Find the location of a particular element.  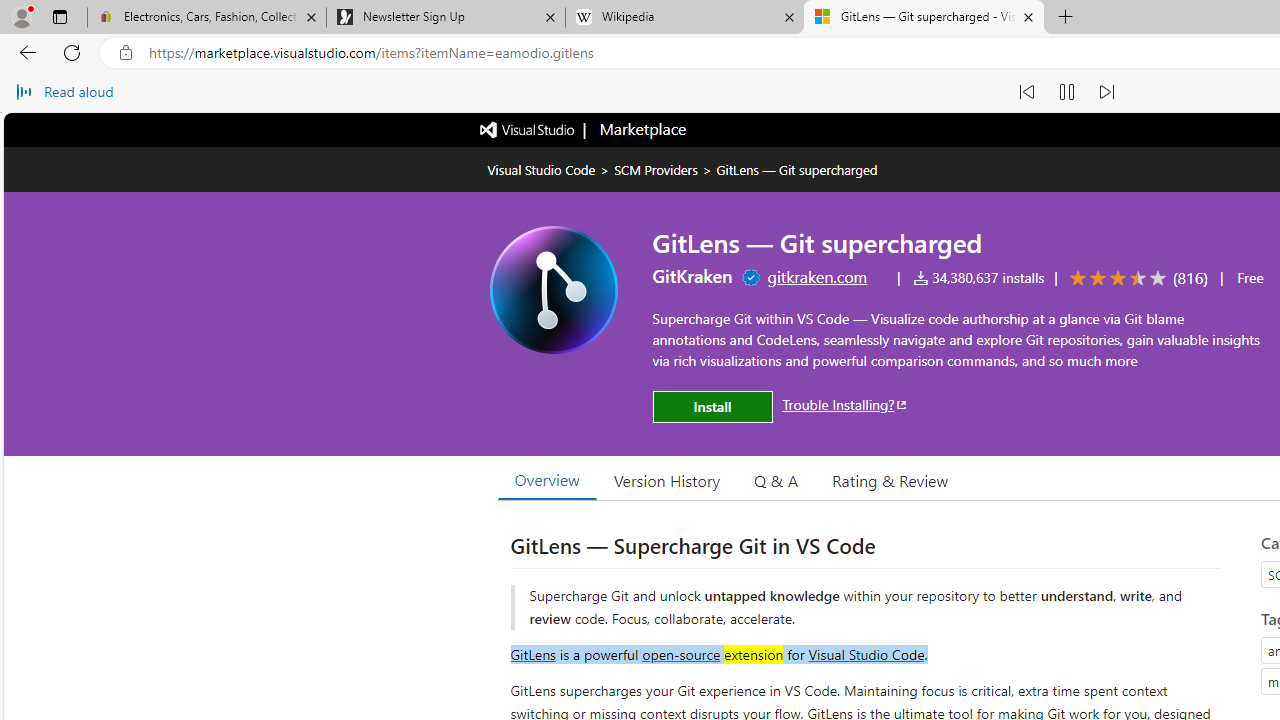

'Rating & Review' is located at coordinates (889, 479).